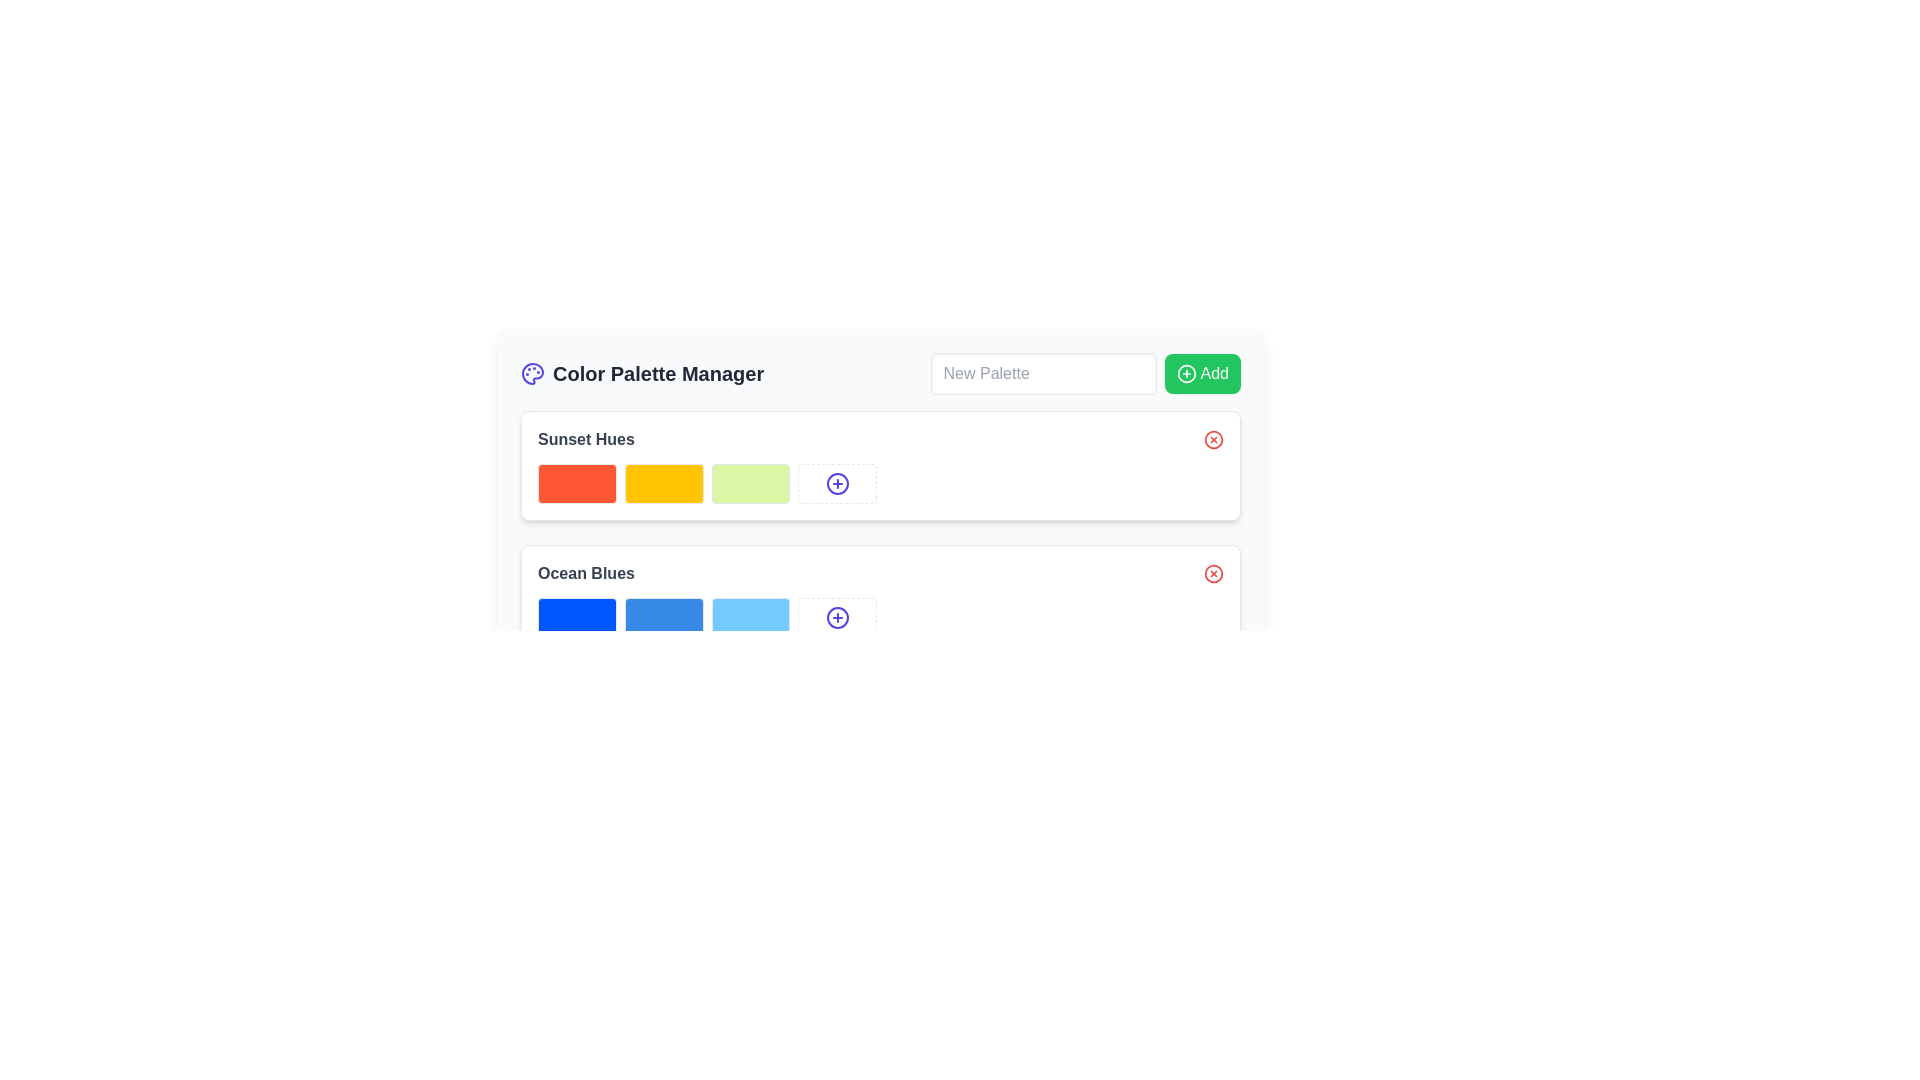 This screenshot has height=1080, width=1920. Describe the element at coordinates (1201, 374) in the screenshot. I see `the green rounded button labeled 'Add' with a plus icon` at that location.